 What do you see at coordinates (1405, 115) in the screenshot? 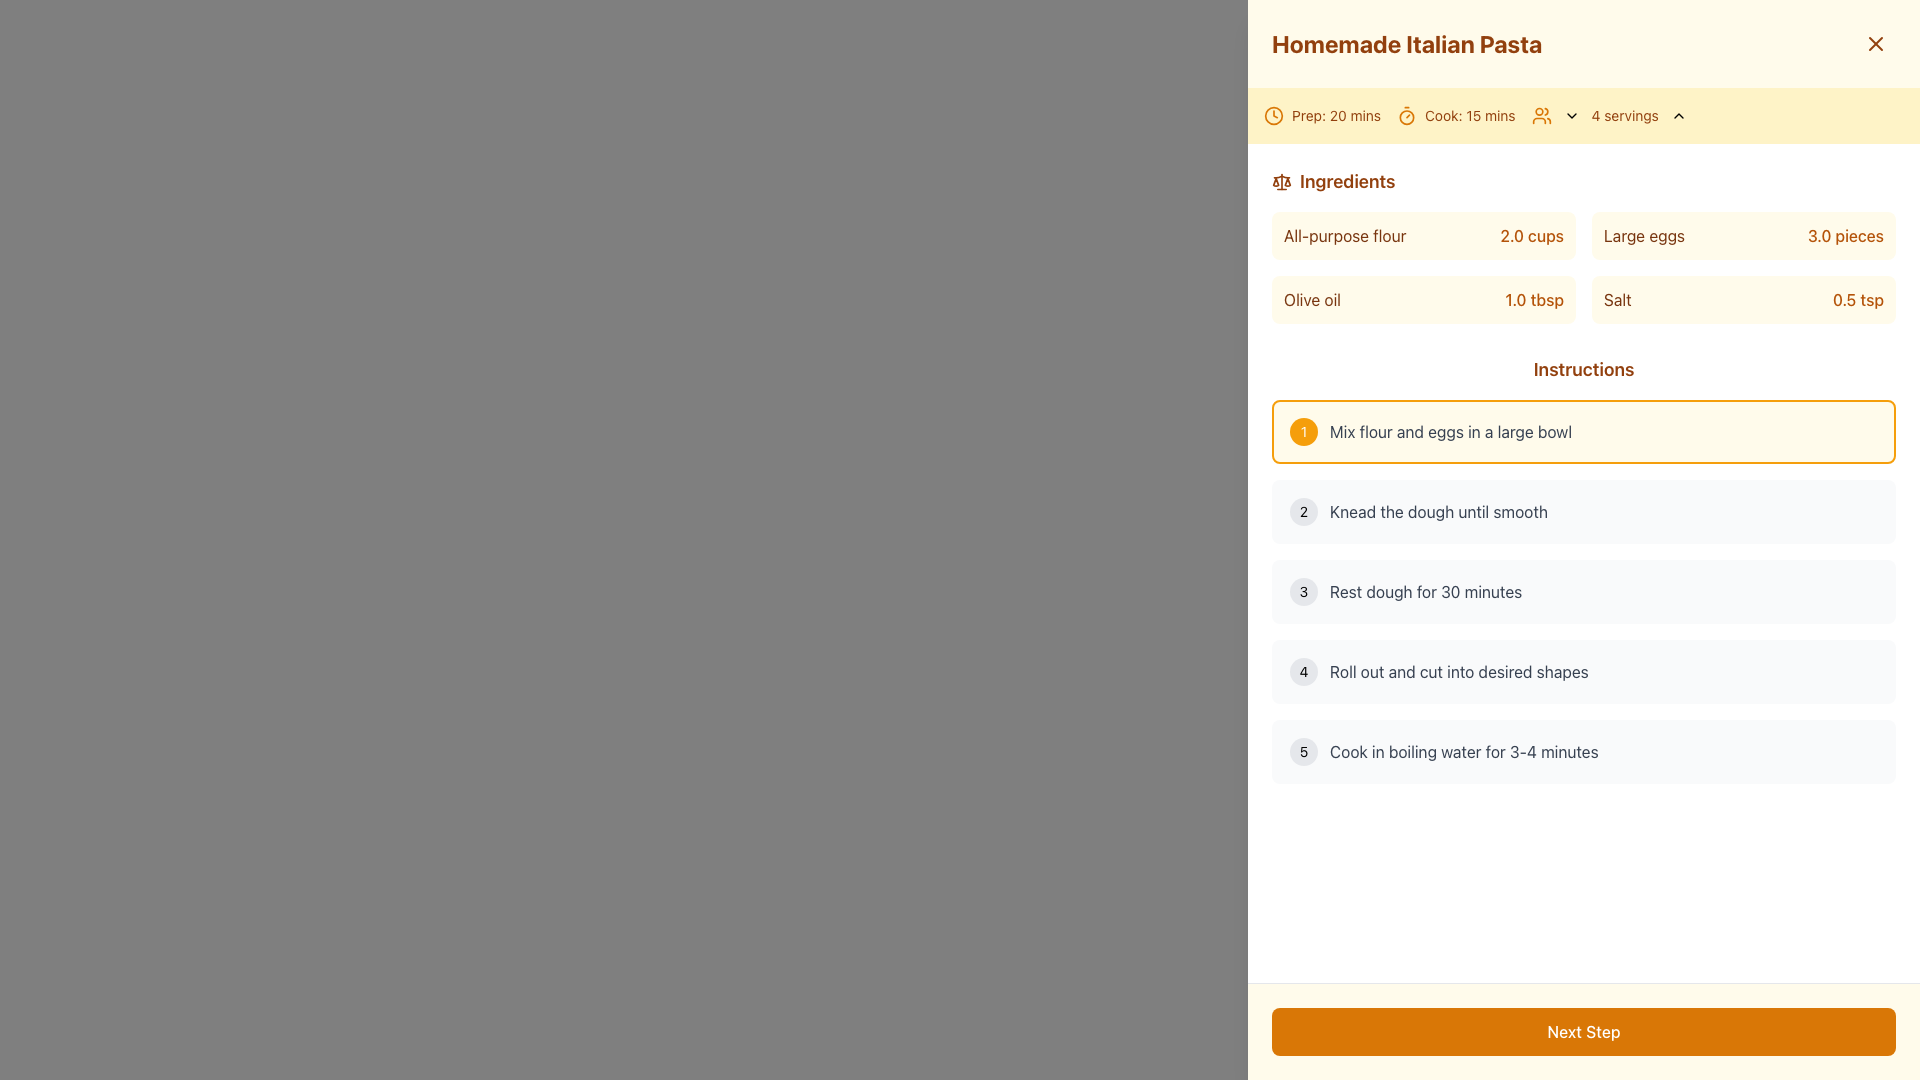
I see `associated textual information of the amber timer icon located in the header area before the text 'Cook: 15 mins'` at bounding box center [1405, 115].